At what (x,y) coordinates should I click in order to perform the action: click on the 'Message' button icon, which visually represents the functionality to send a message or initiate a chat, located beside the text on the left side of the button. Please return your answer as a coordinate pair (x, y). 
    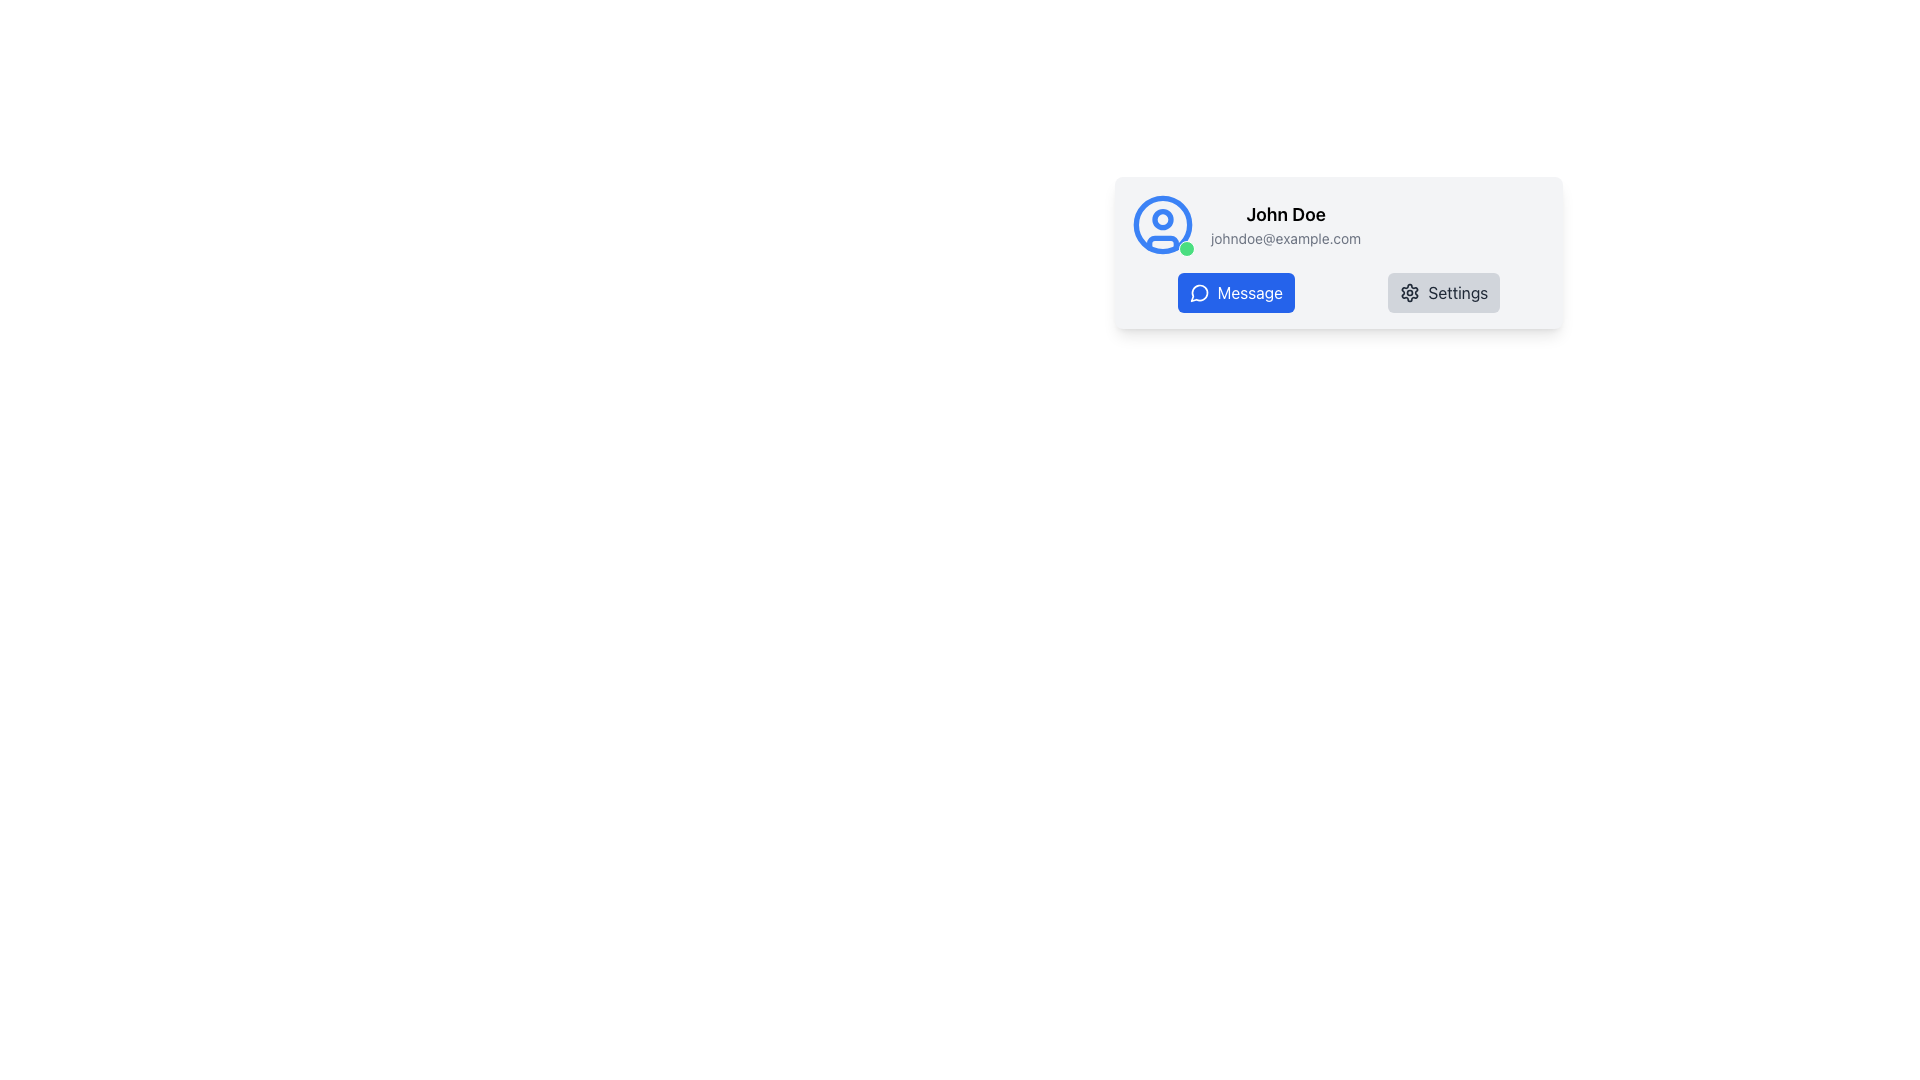
    Looking at the image, I should click on (1199, 293).